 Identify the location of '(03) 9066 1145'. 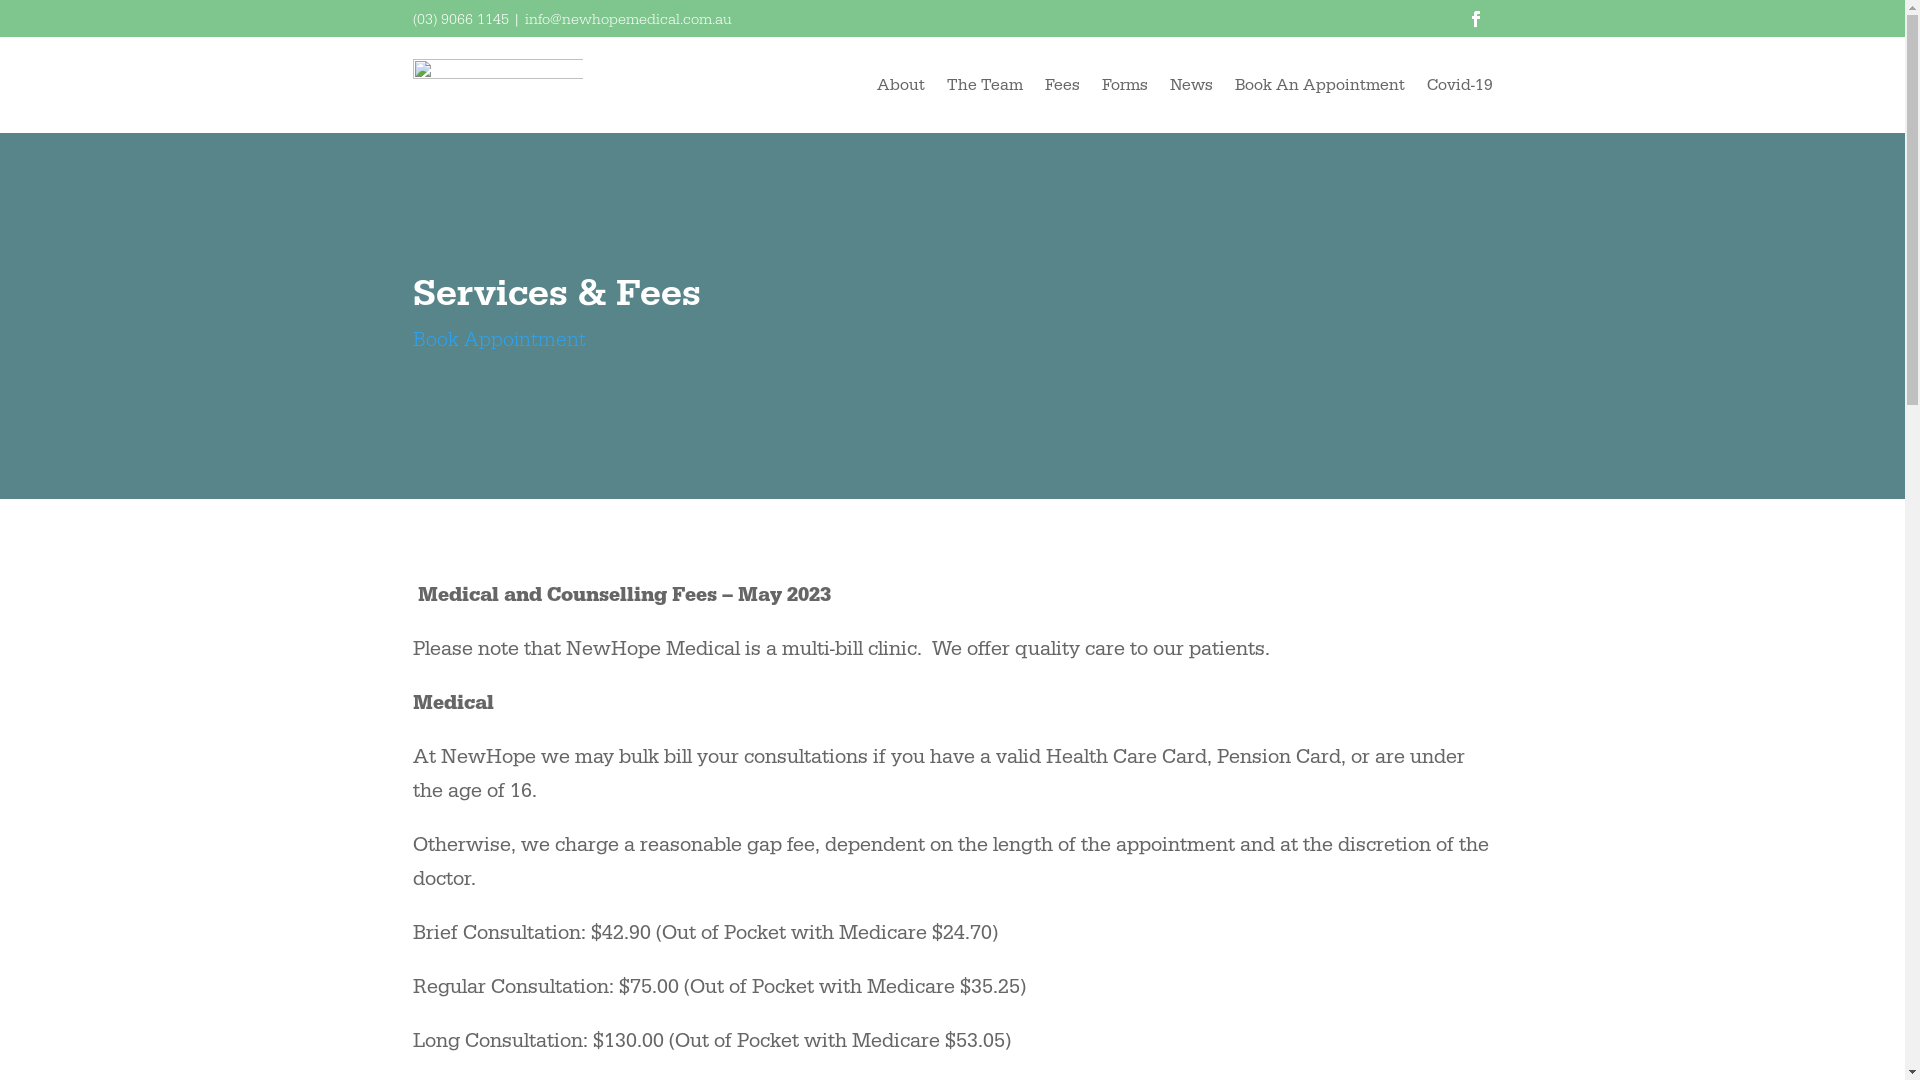
(459, 19).